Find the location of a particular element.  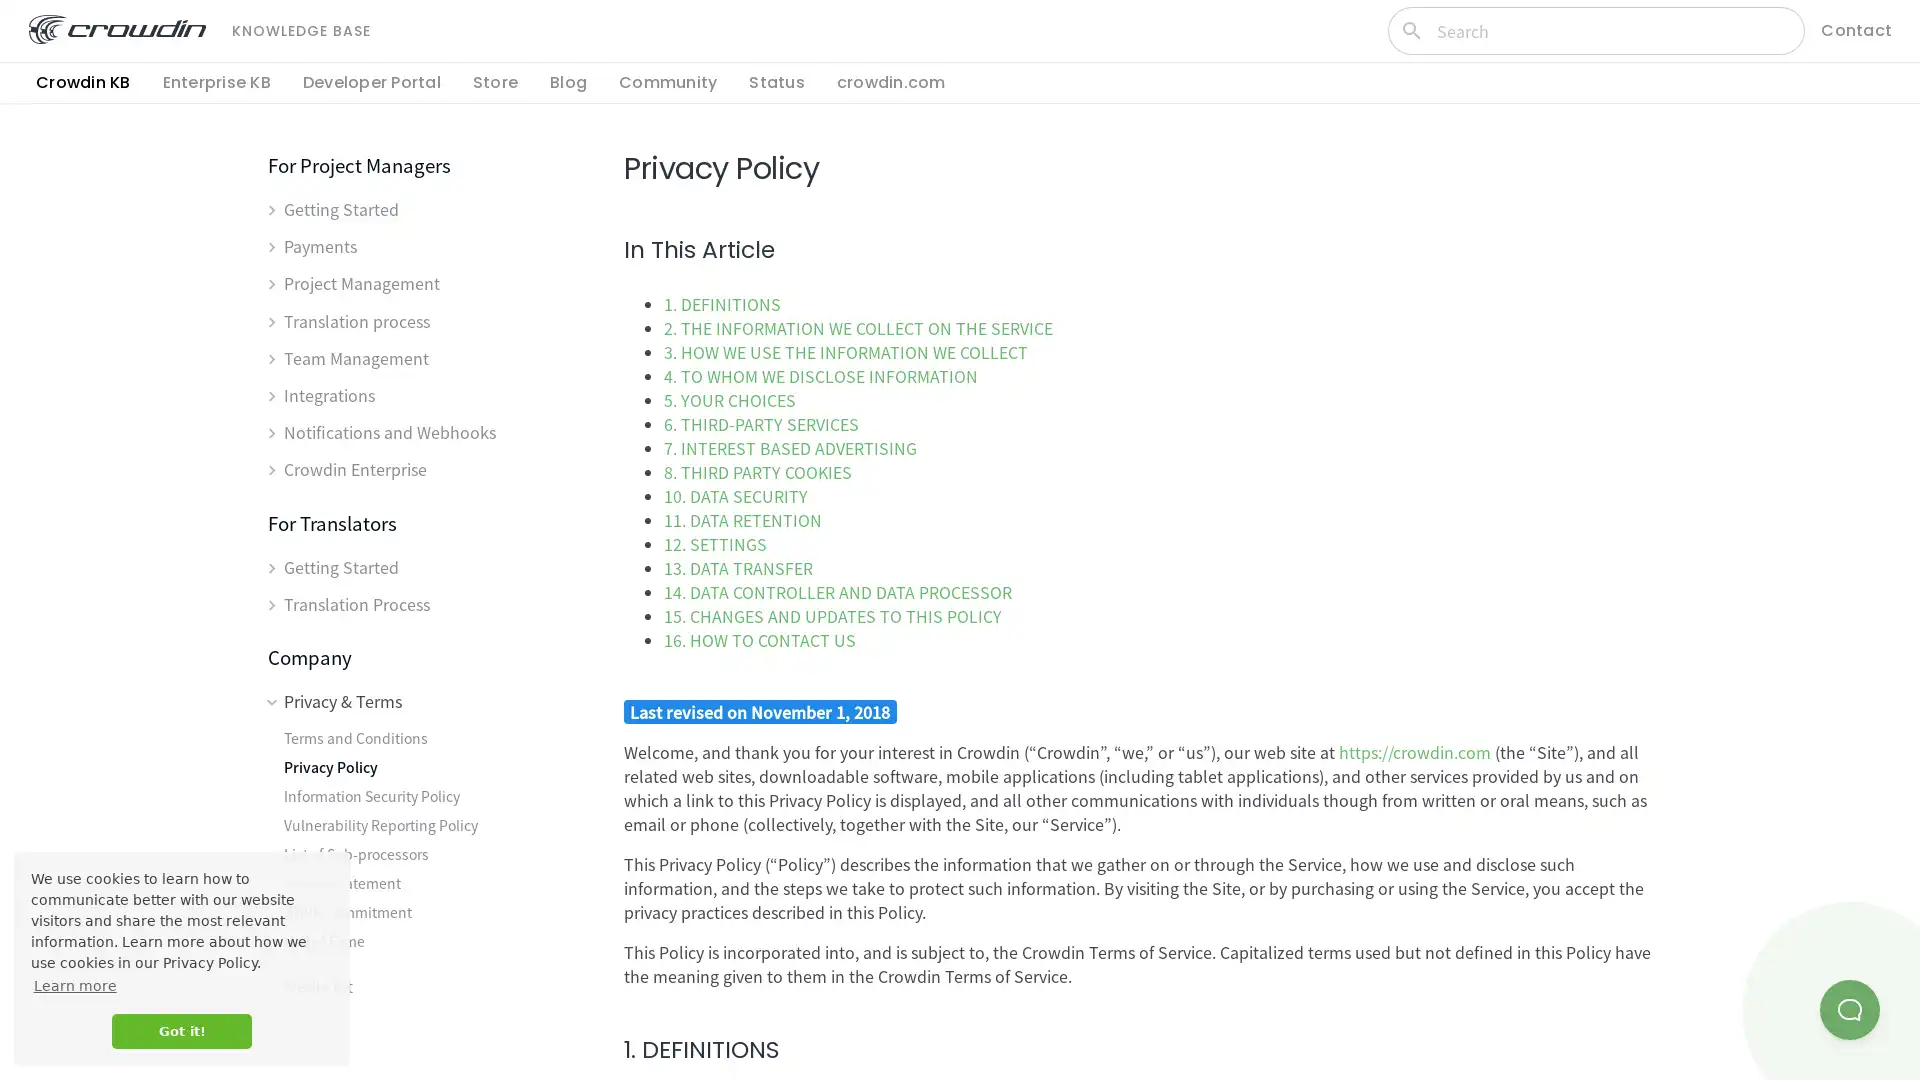

learn more about cookies is located at coordinates (74, 985).